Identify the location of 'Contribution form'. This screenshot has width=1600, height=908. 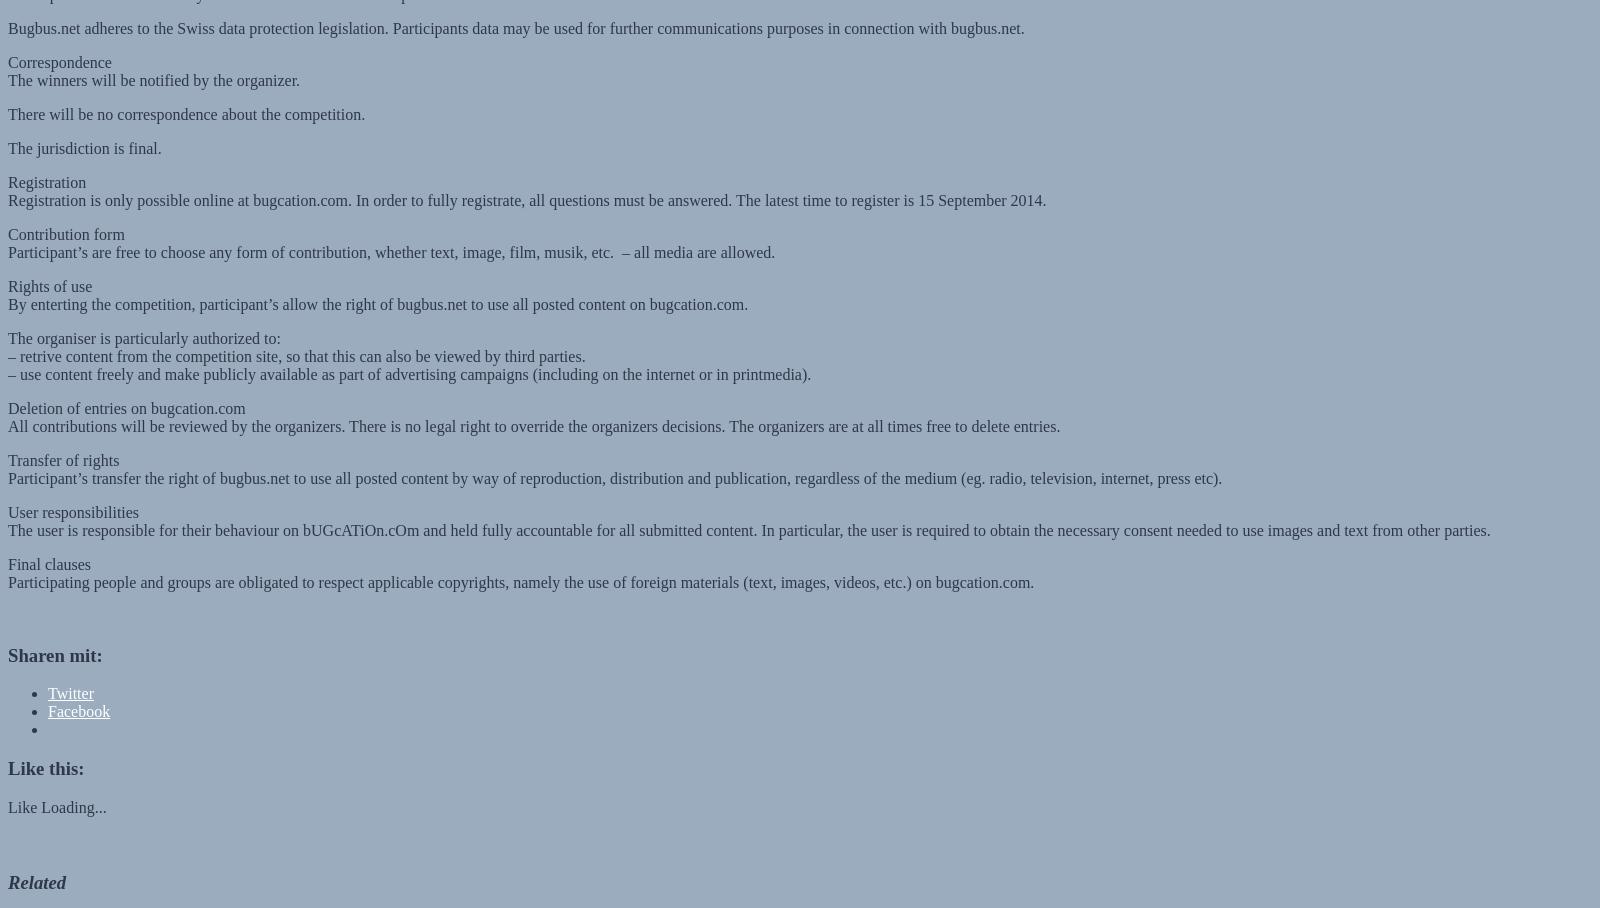
(65, 215).